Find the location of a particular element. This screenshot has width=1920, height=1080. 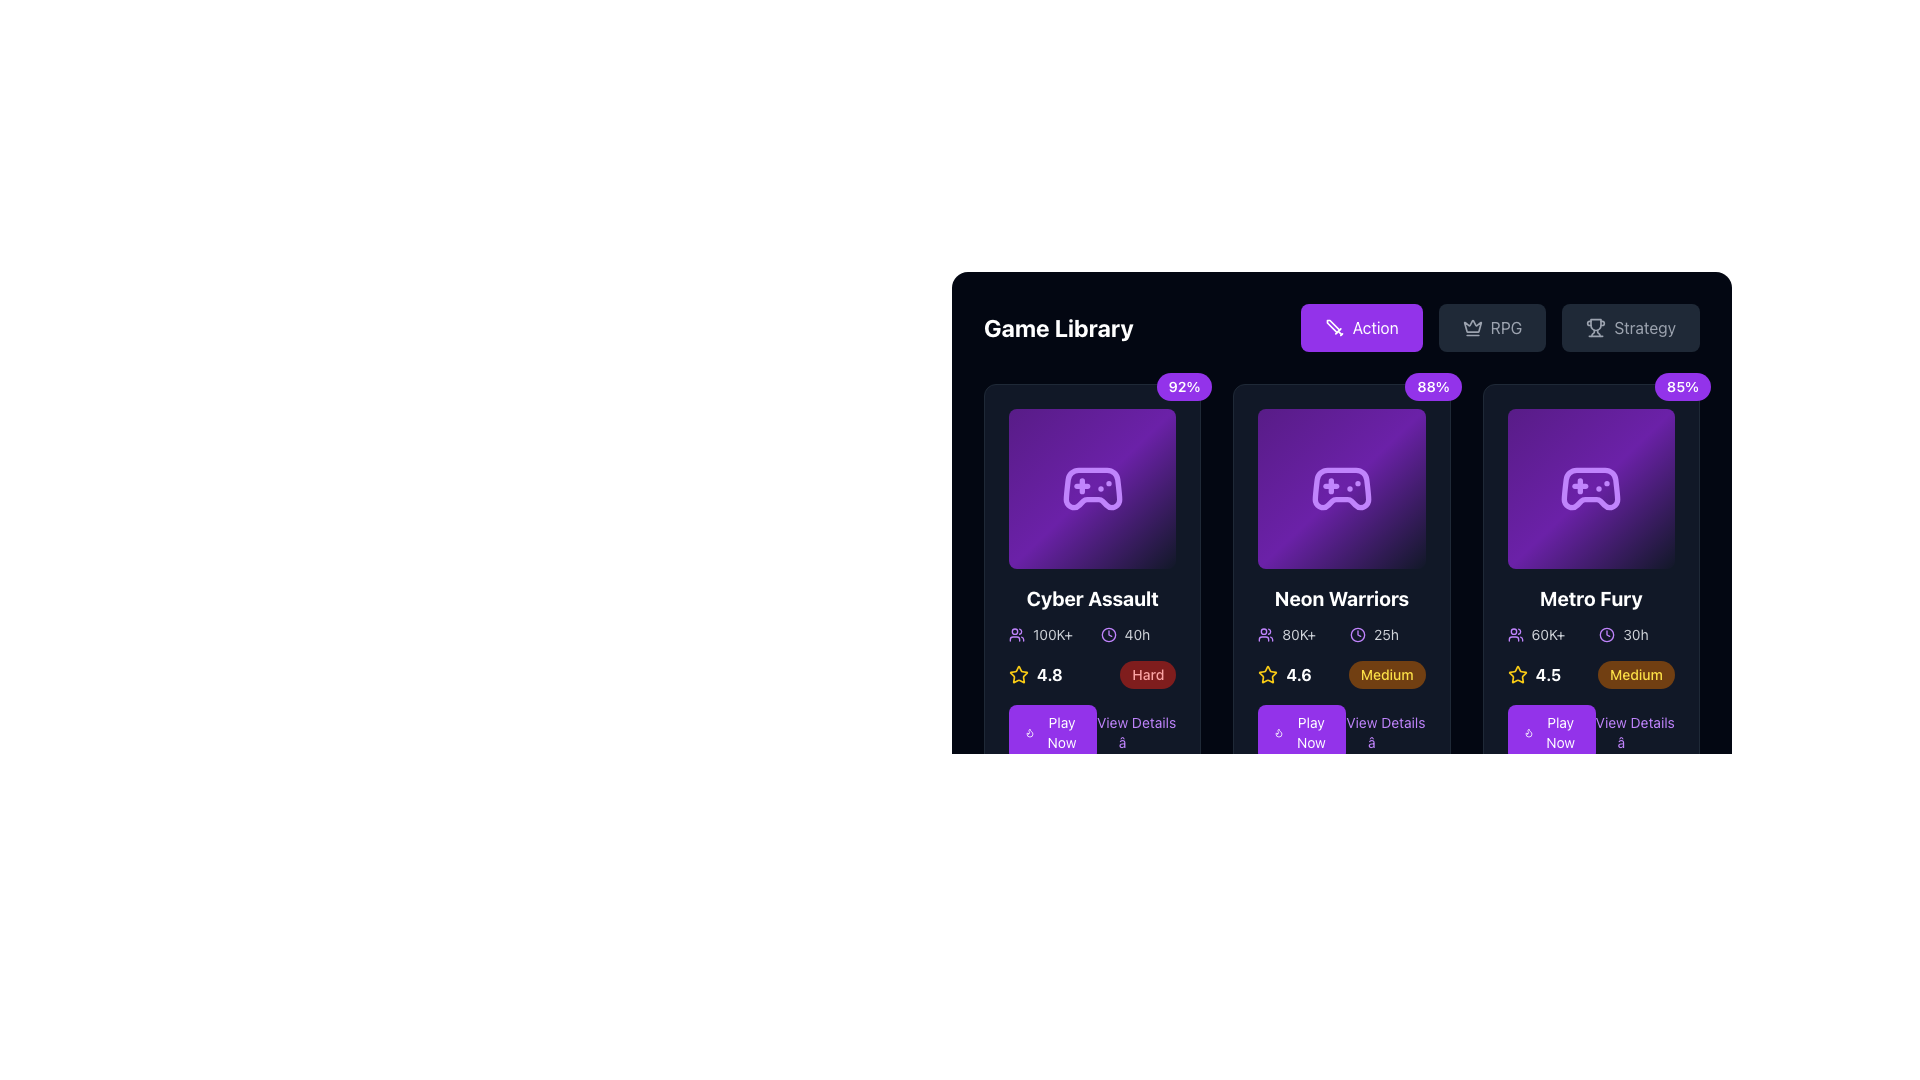

the text displaying '30h' next to the clock icon in the 'Metro Fury' section of the third game card to understand user count is located at coordinates (1544, 635).